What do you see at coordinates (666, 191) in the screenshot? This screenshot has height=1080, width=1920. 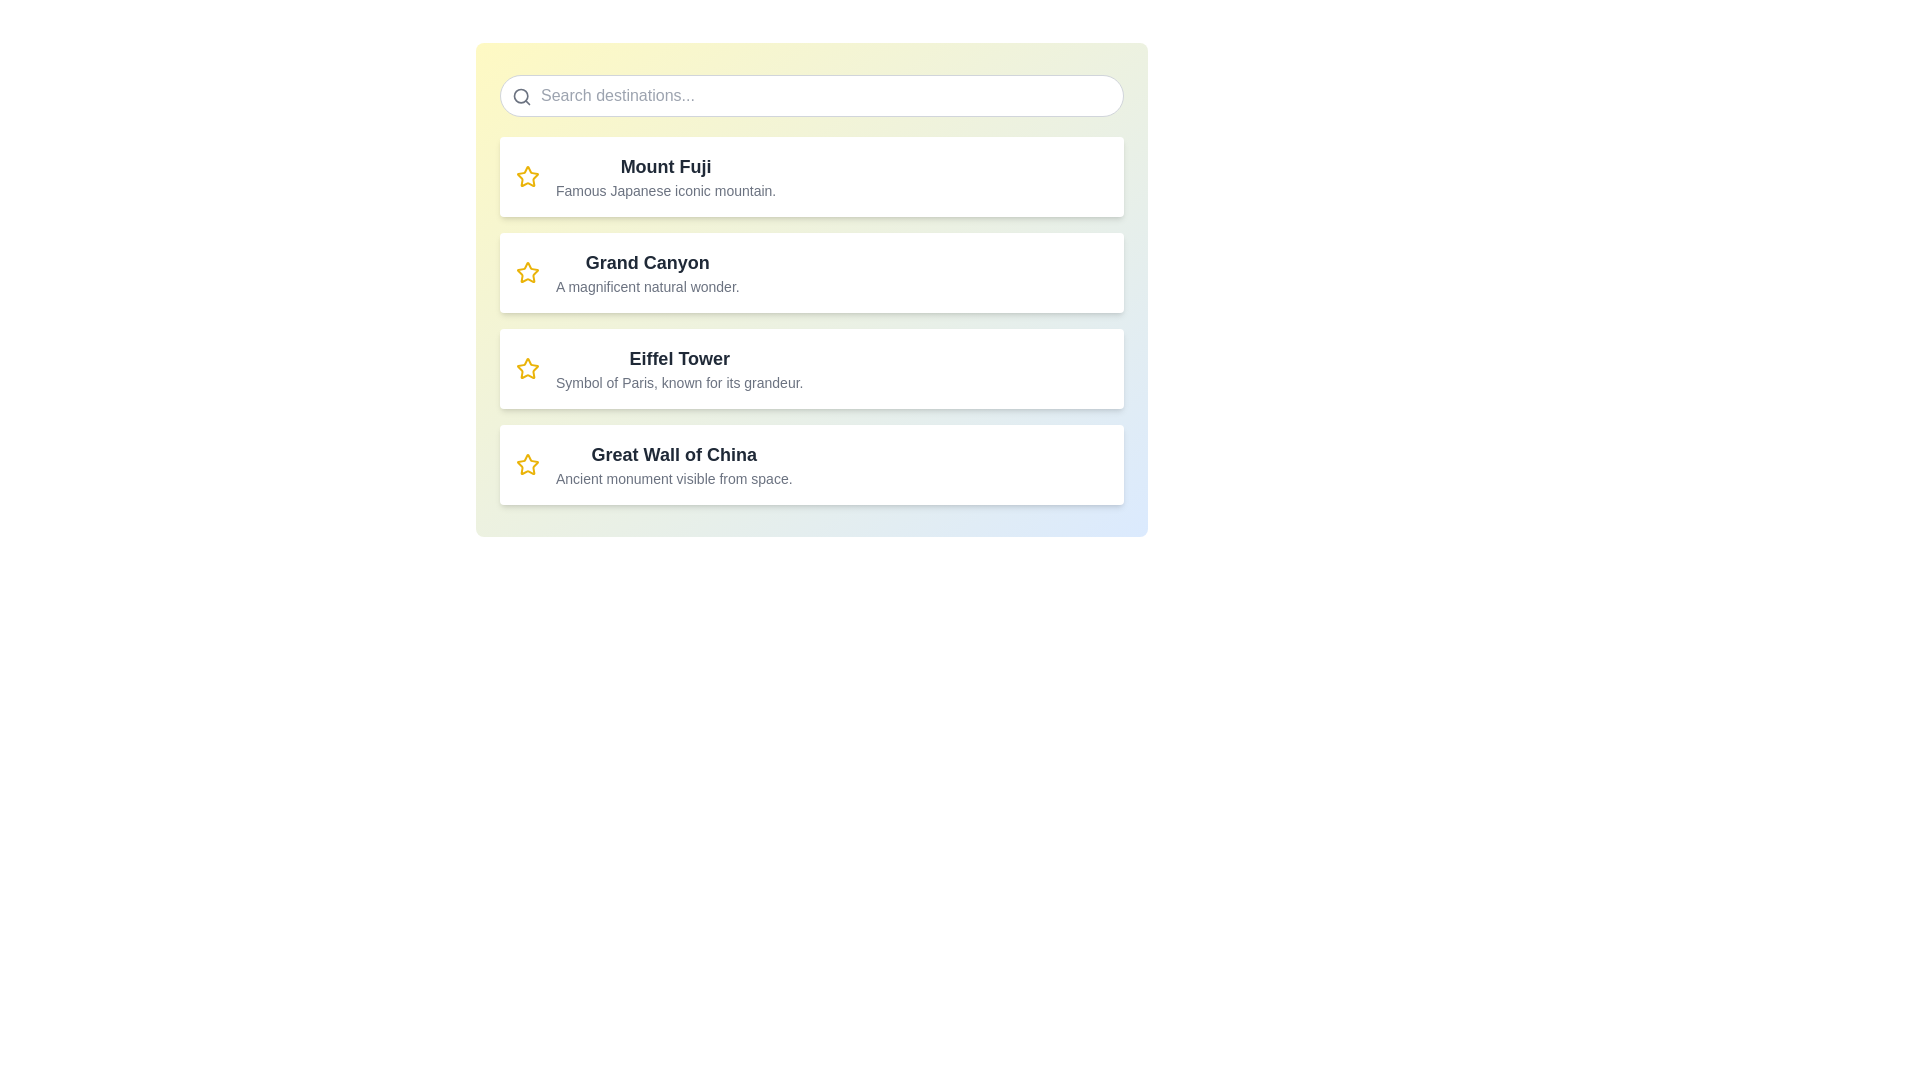 I see `the static text providing a description about 'Mount Fuji' located directly below the title in the first card` at bounding box center [666, 191].